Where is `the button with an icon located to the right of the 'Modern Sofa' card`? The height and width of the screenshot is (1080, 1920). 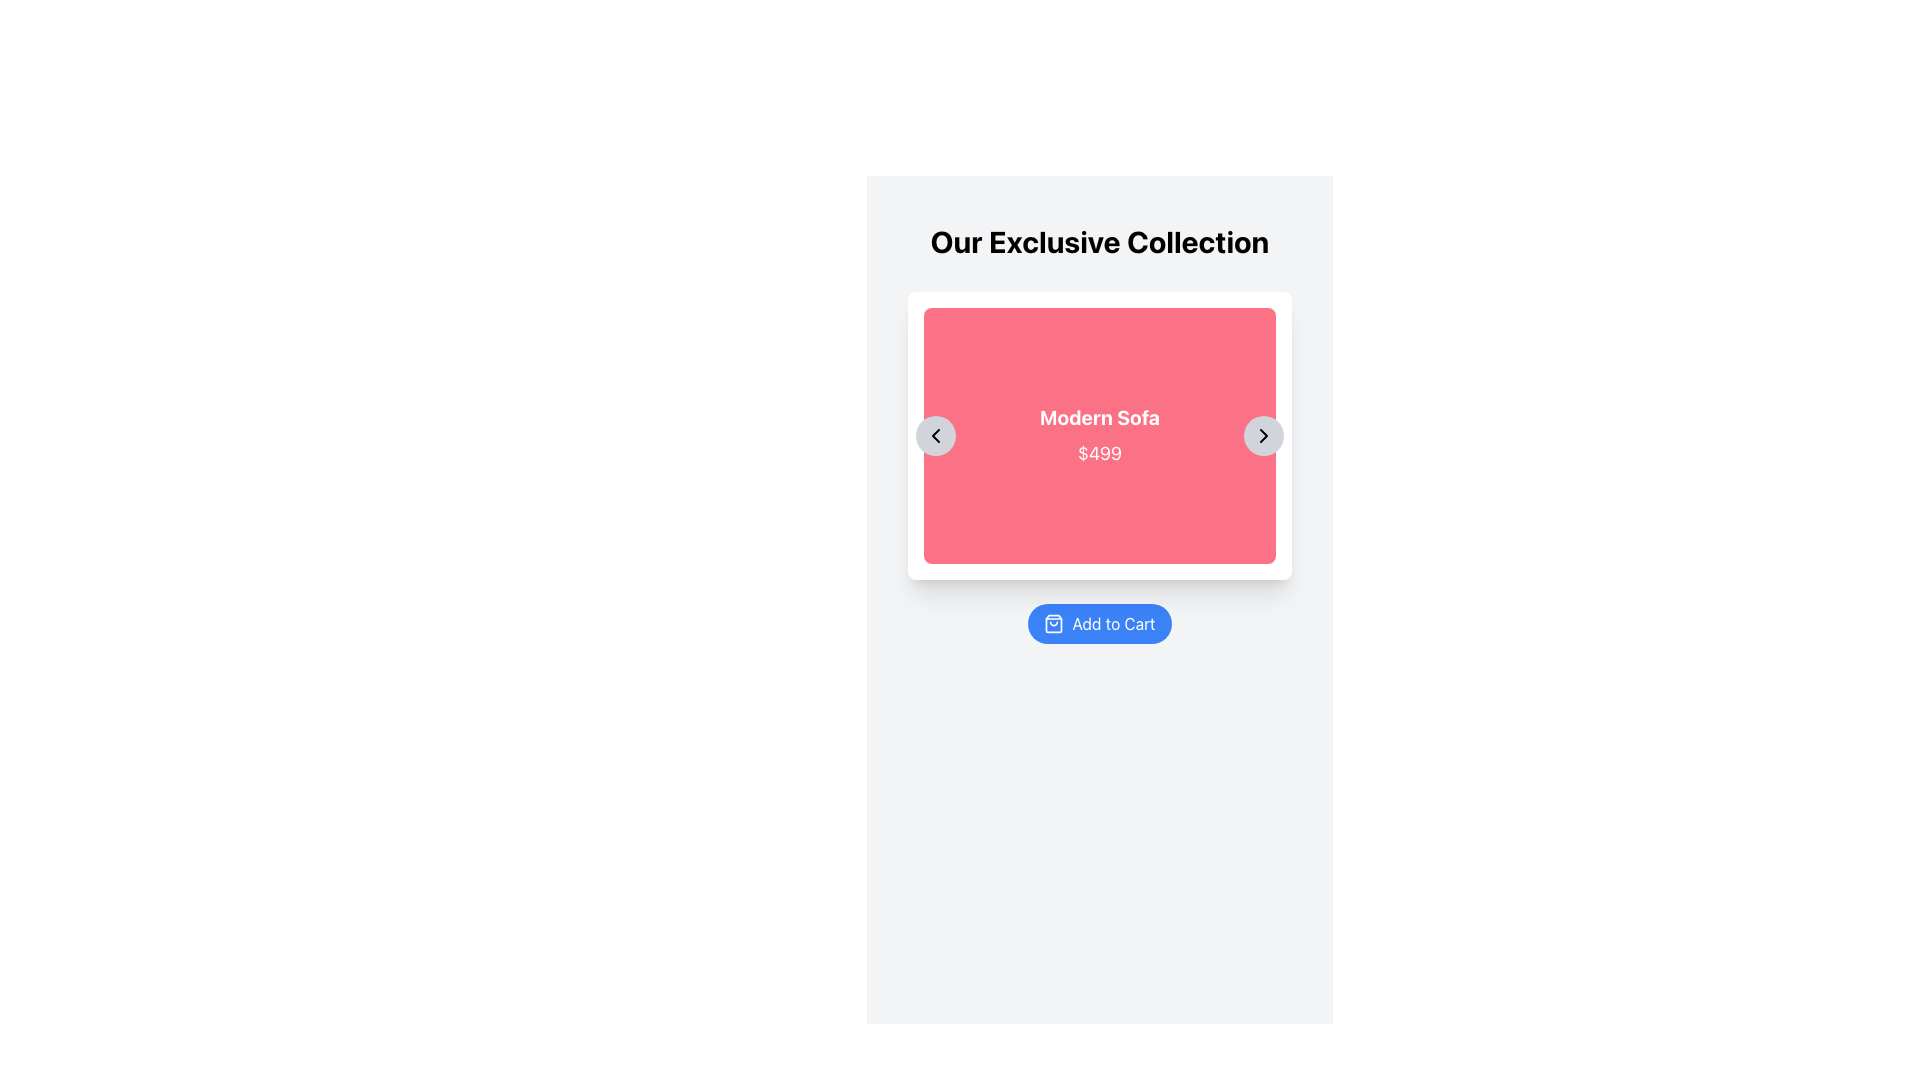
the button with an icon located to the right of the 'Modern Sofa' card is located at coordinates (1262, 434).